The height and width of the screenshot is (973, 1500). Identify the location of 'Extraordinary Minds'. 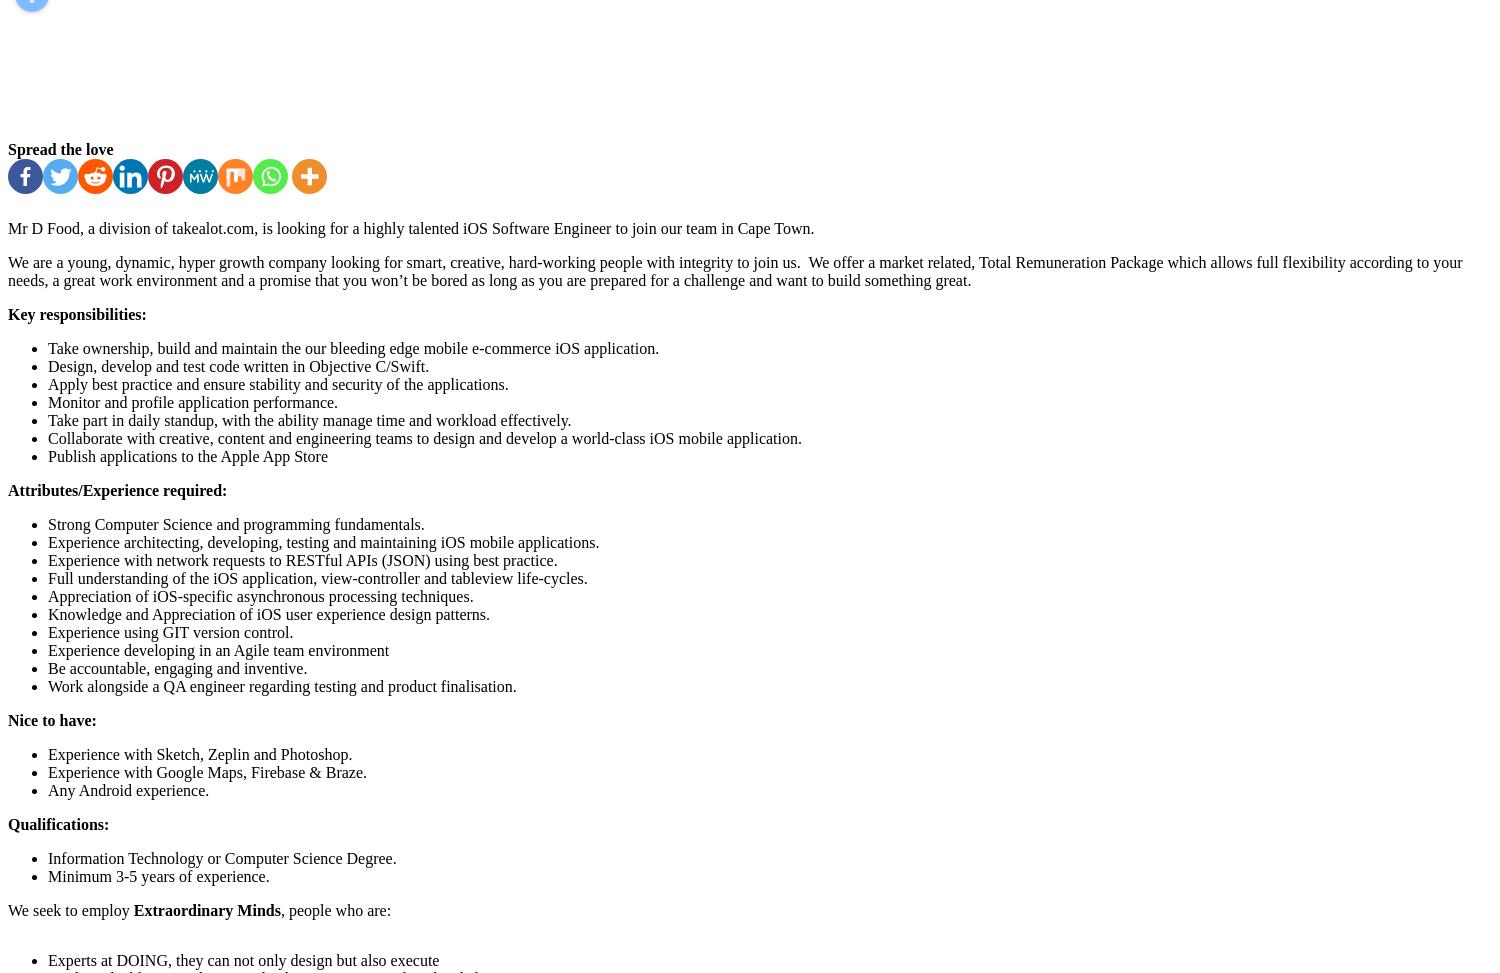
(203, 909).